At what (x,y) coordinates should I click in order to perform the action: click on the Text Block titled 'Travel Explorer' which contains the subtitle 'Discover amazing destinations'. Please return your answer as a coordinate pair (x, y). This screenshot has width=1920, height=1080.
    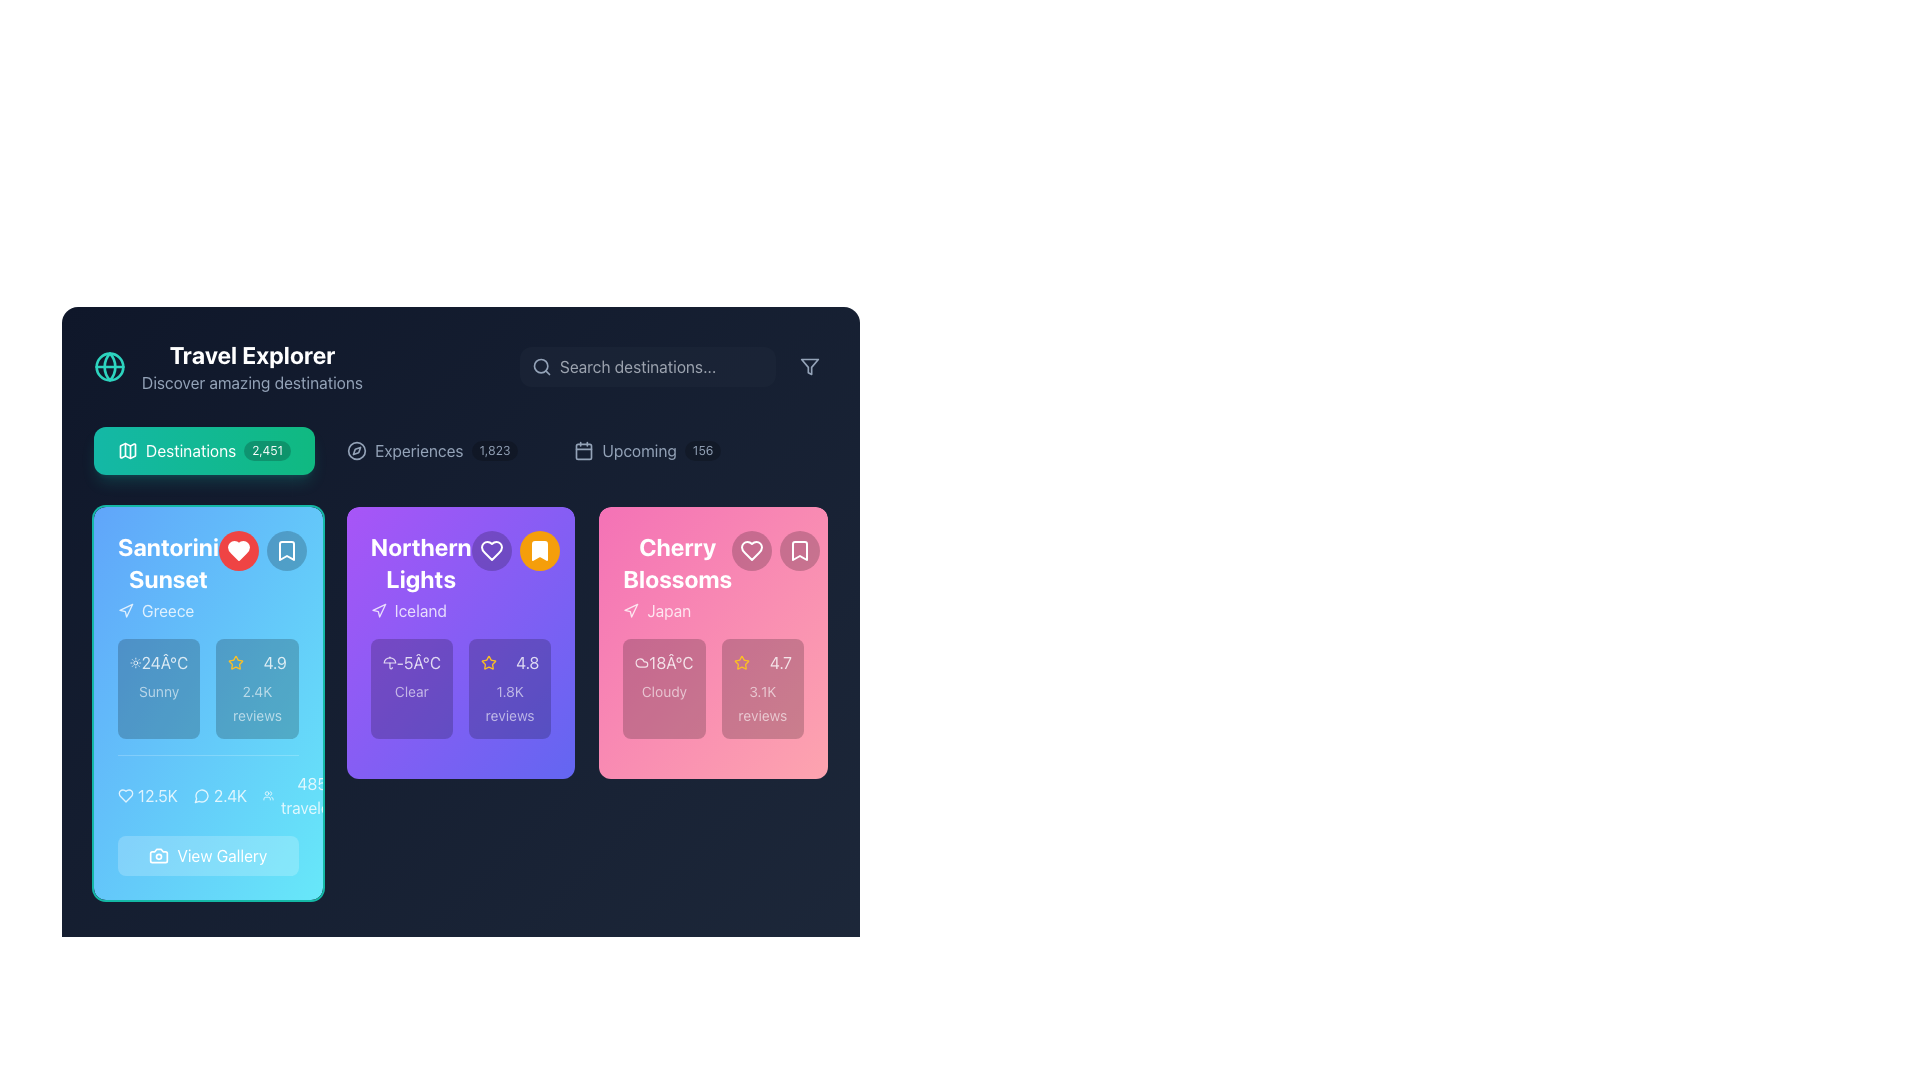
    Looking at the image, I should click on (251, 366).